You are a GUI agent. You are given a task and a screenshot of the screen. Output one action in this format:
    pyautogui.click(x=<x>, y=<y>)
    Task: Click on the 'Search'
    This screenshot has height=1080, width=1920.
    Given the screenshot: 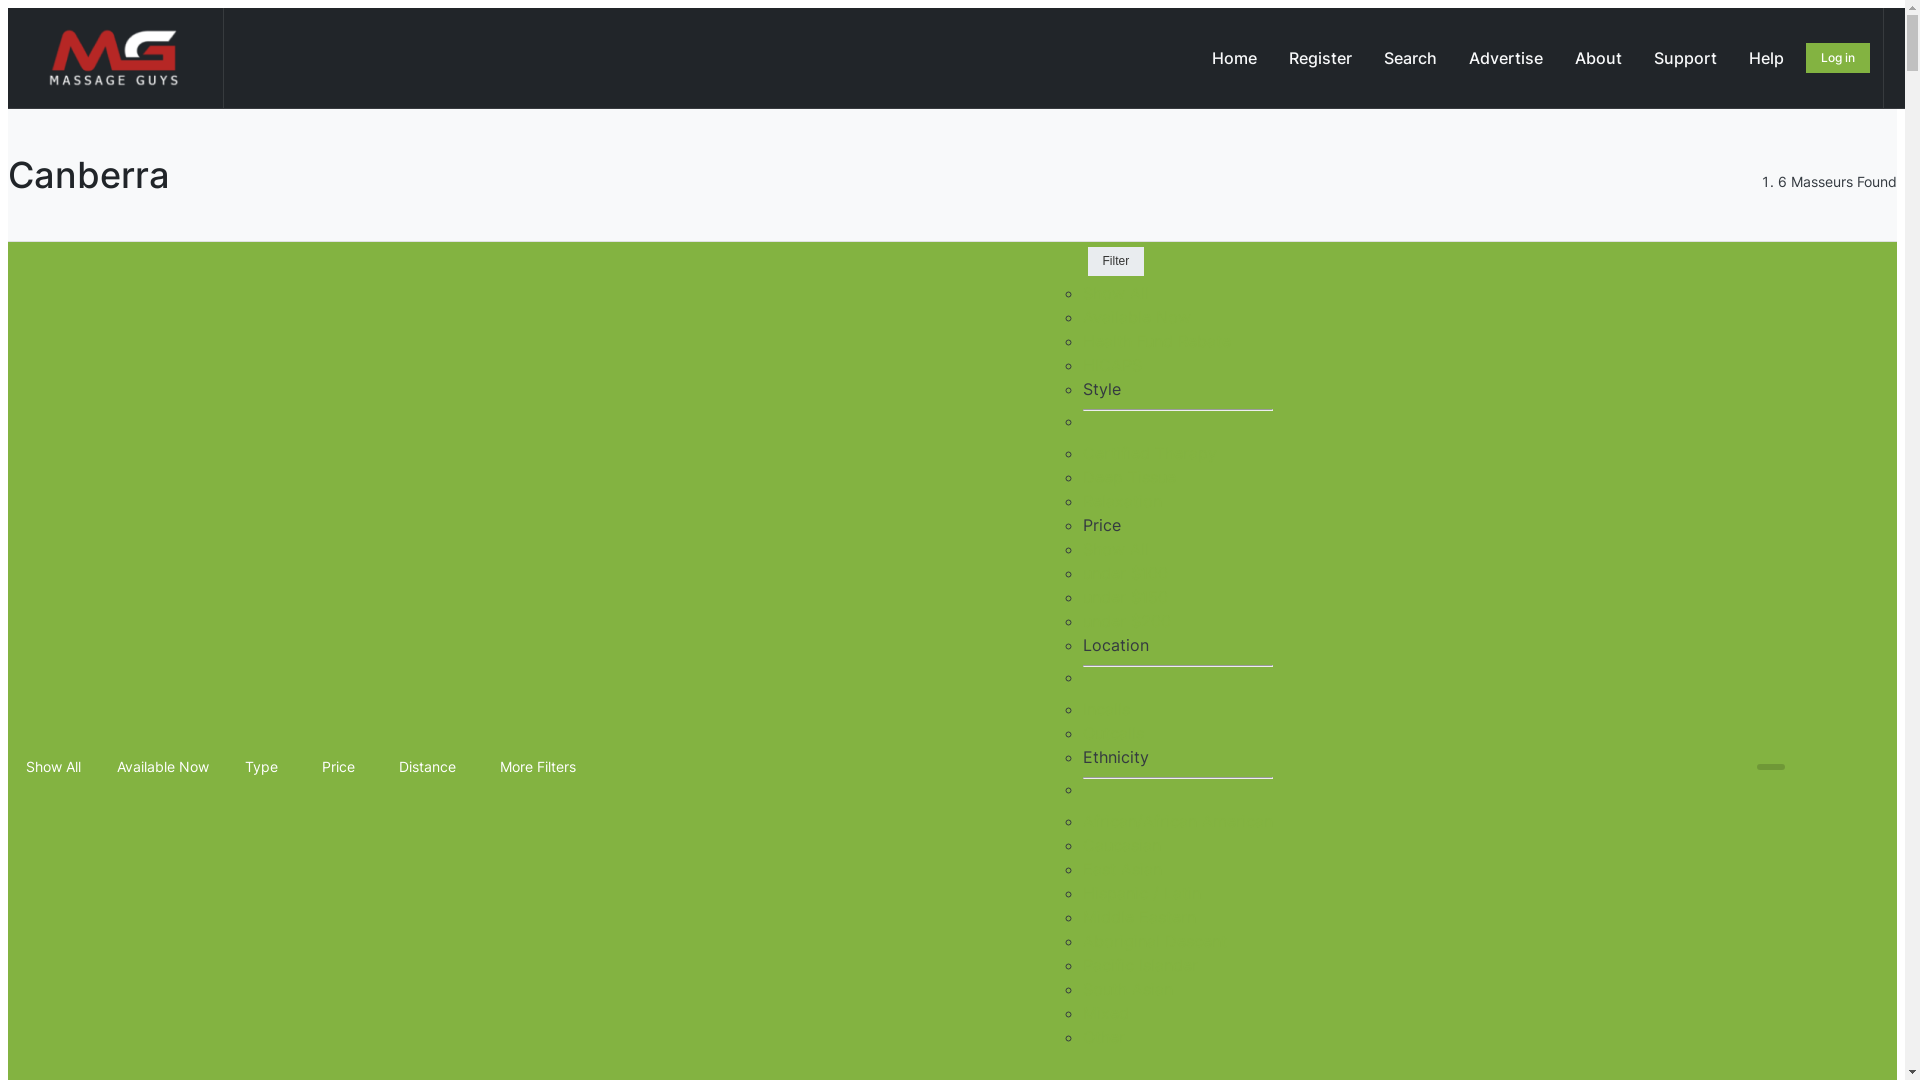 What is the action you would take?
    pyautogui.click(x=1409, y=56)
    